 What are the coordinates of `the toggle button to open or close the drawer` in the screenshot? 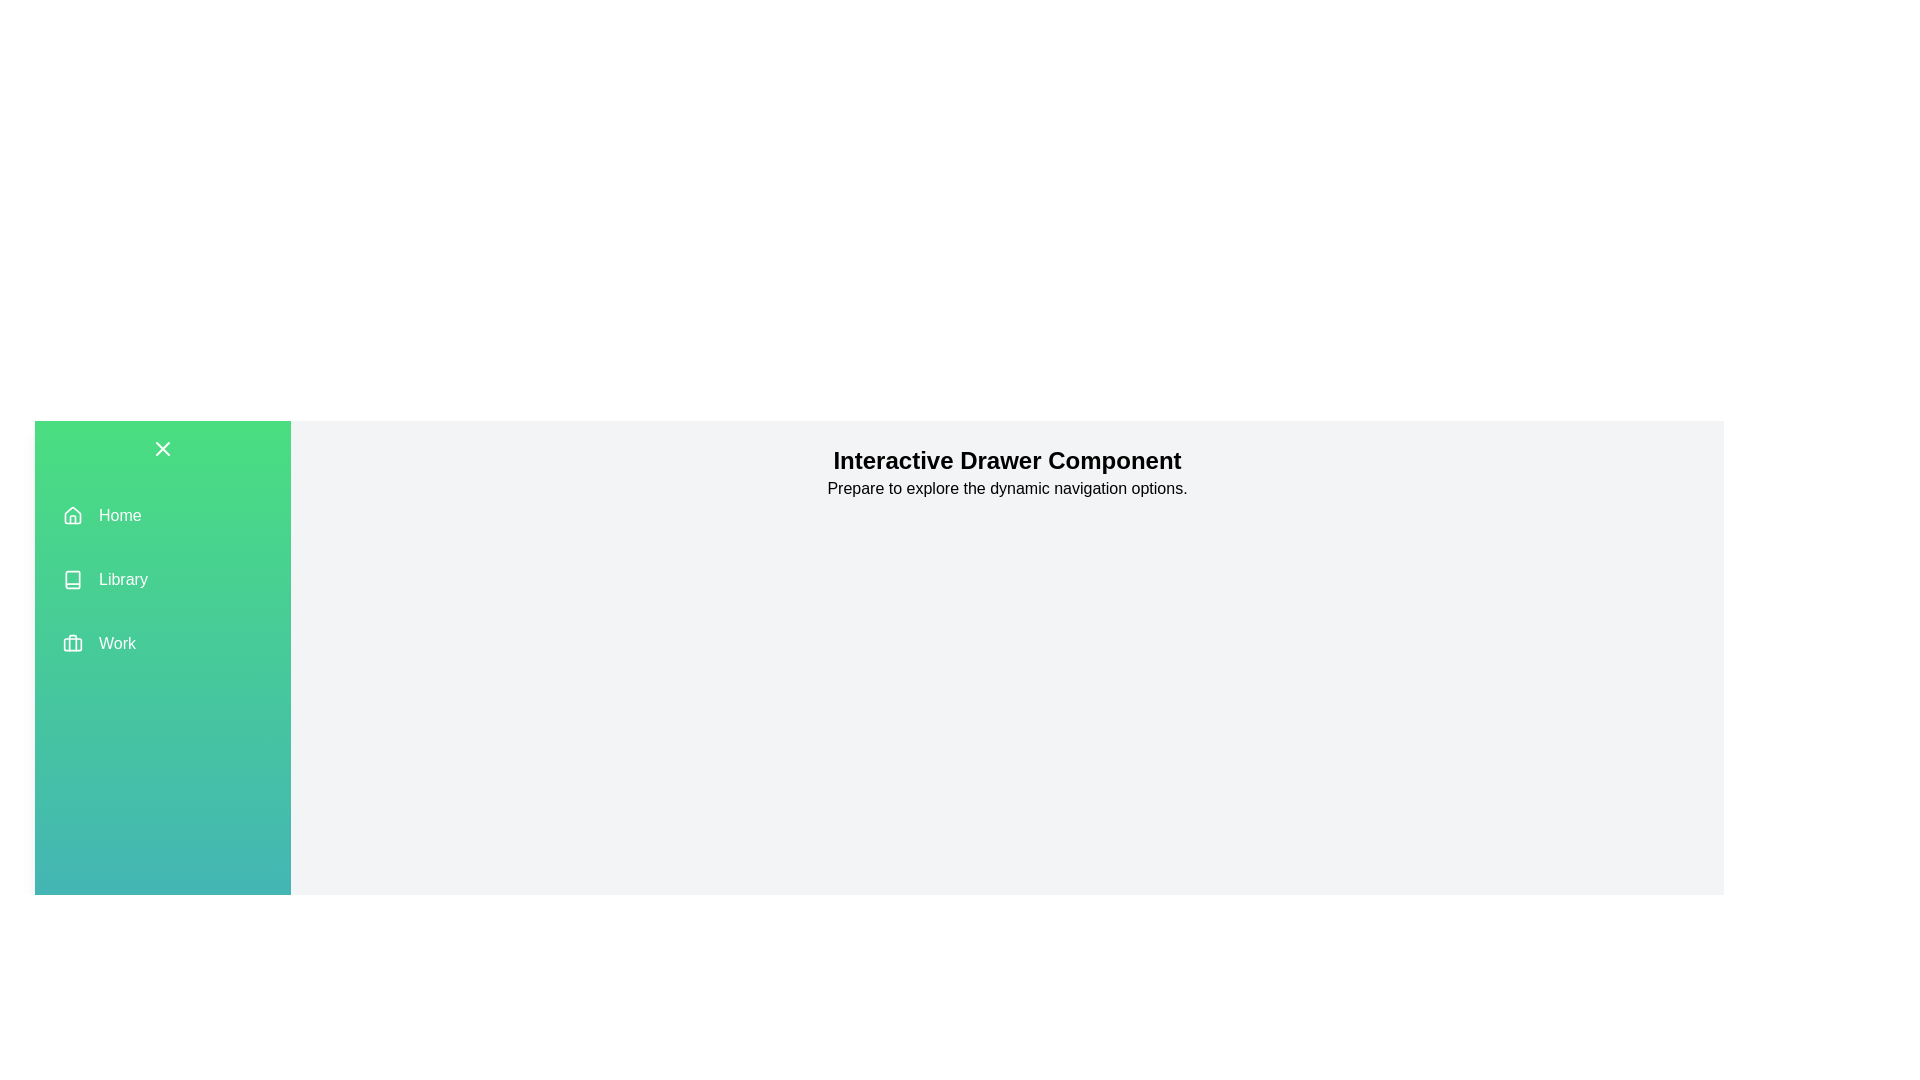 It's located at (163, 447).